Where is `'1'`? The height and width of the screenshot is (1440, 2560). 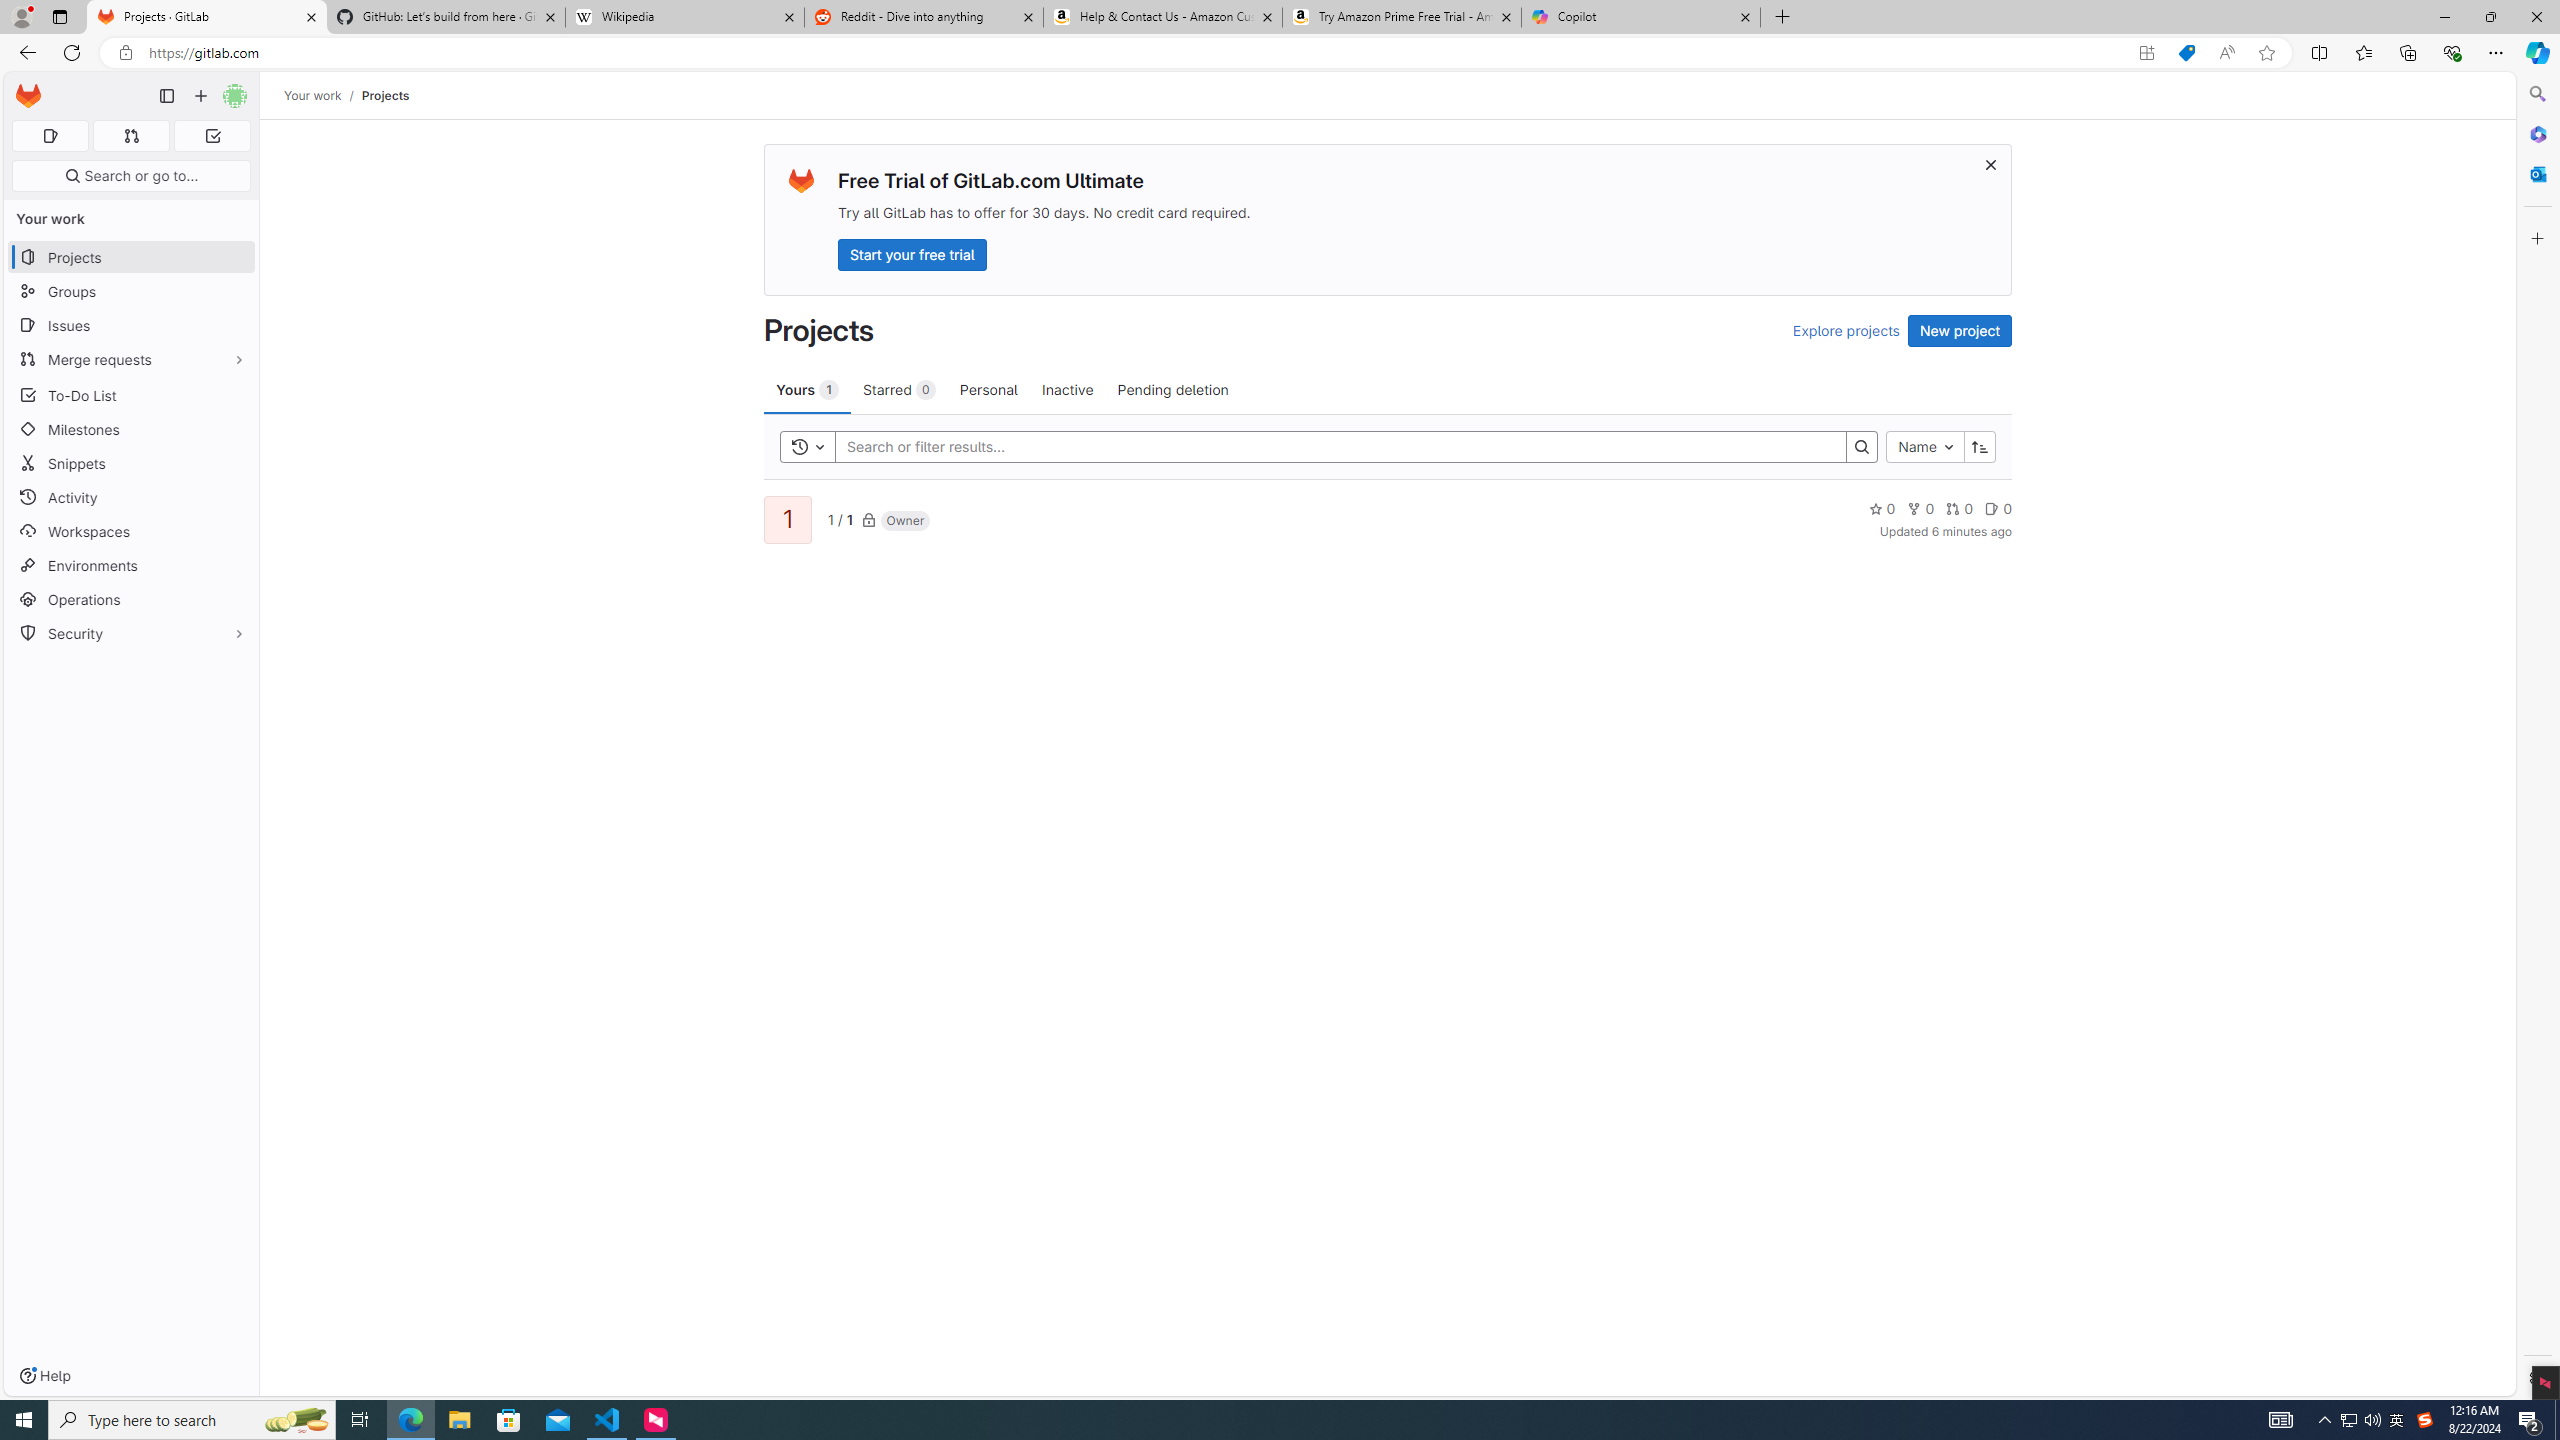 '1' is located at coordinates (786, 518).